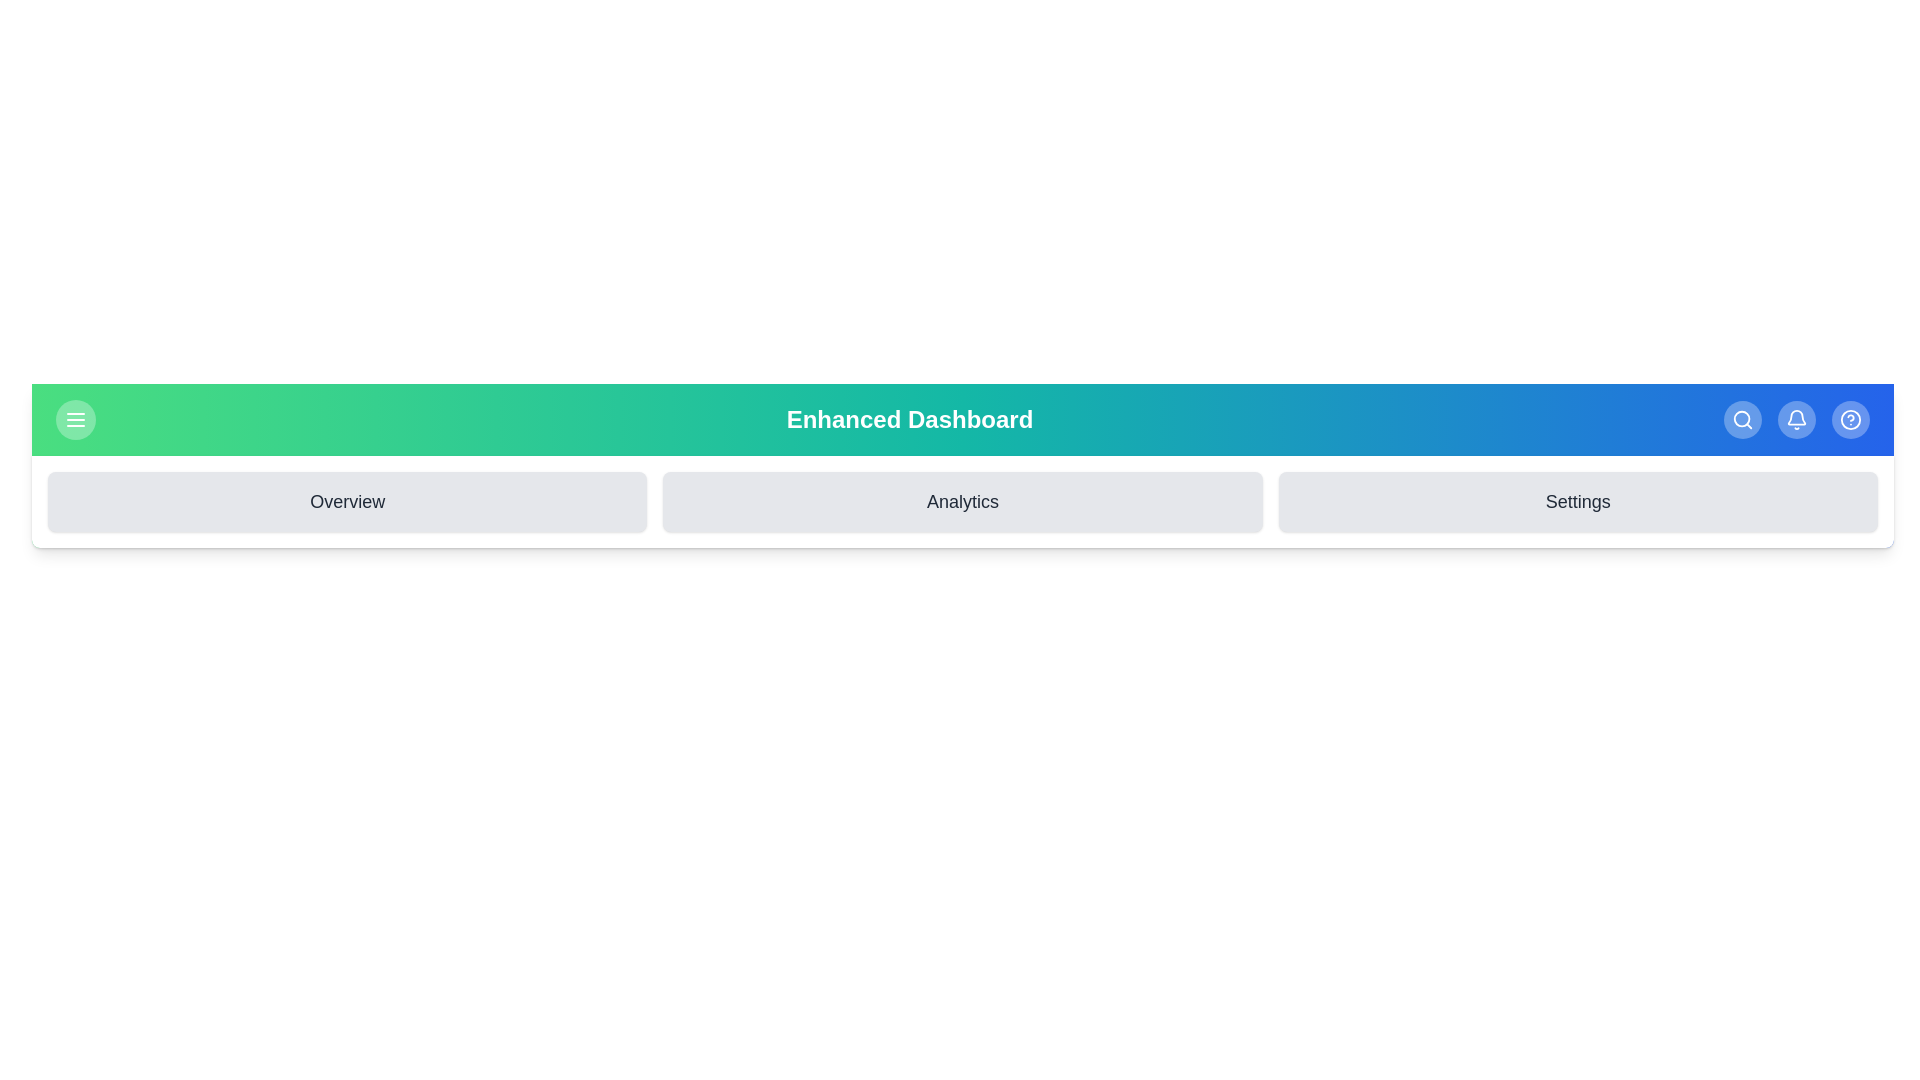 Image resolution: width=1920 pixels, height=1080 pixels. What do you see at coordinates (76, 419) in the screenshot?
I see `the button corresponding to Menu` at bounding box center [76, 419].